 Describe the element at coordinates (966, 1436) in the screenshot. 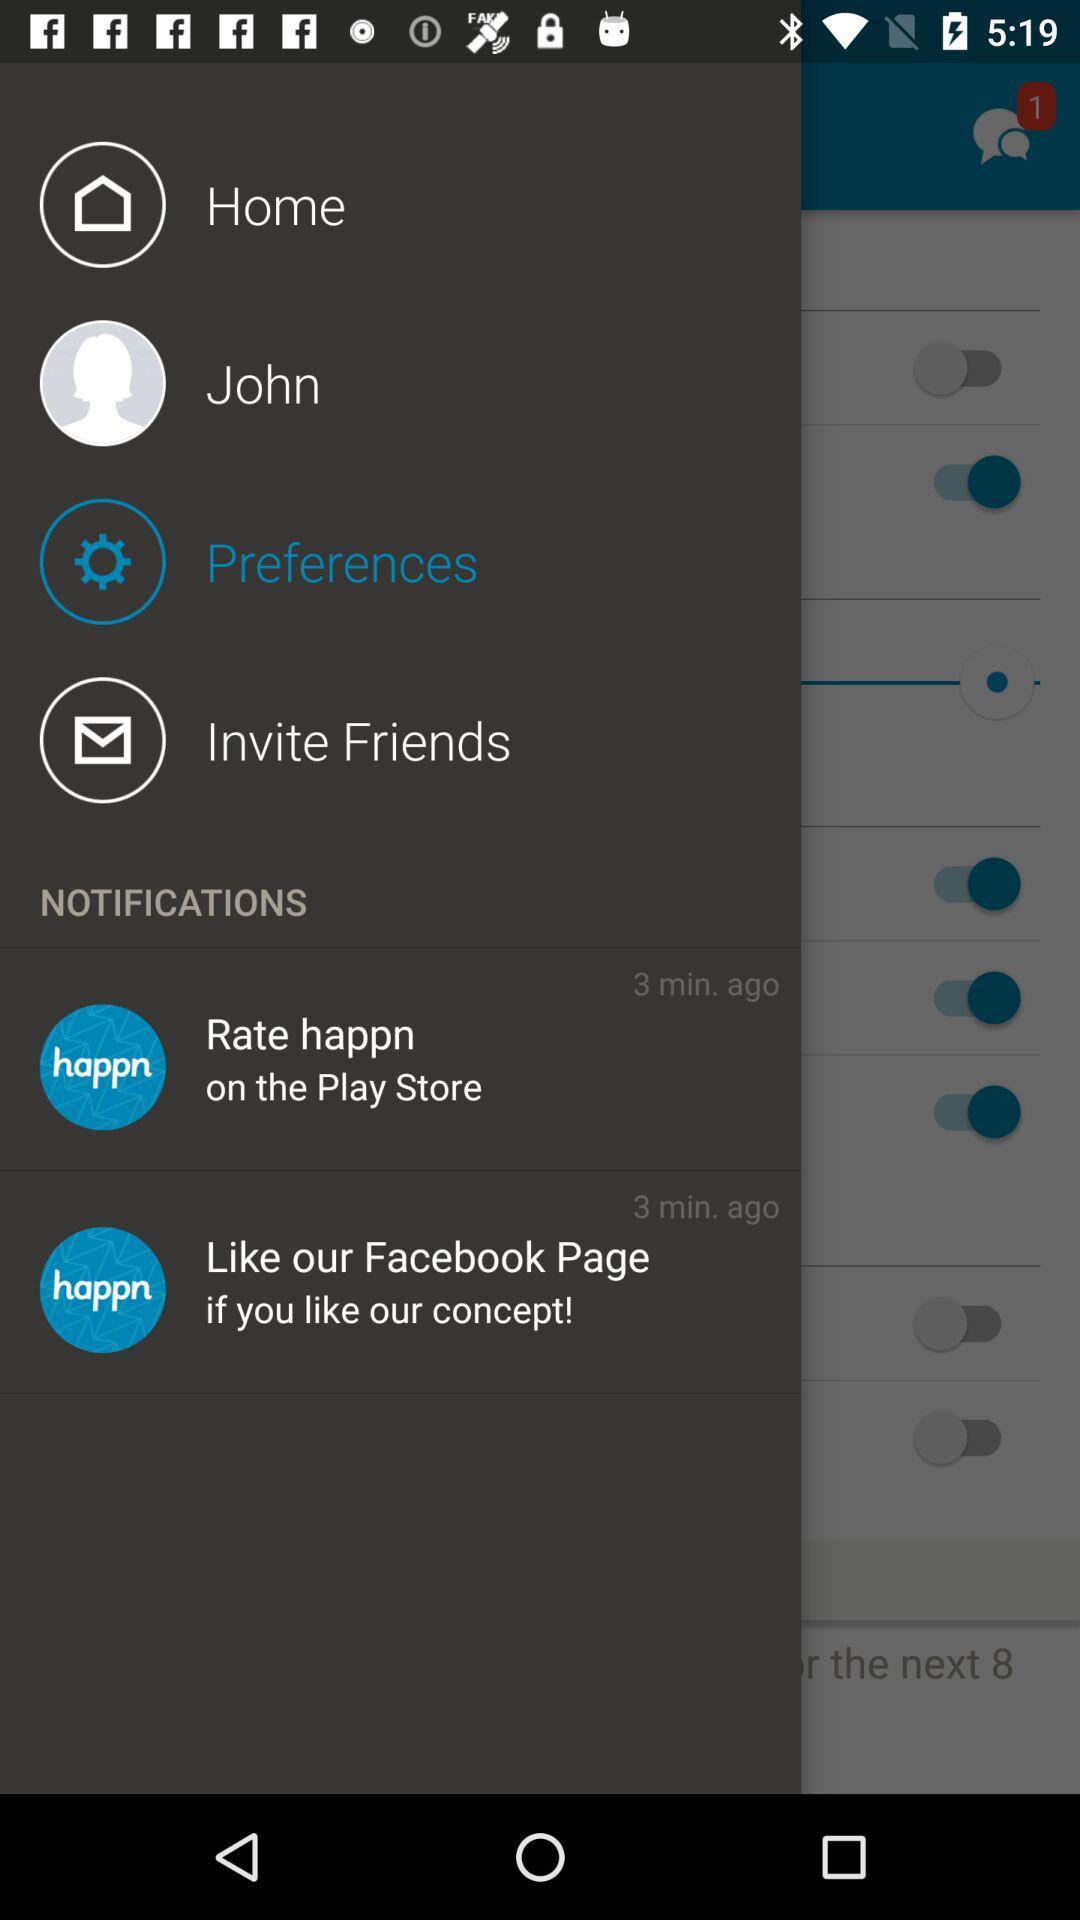

I see `the last switch button from the top` at that location.